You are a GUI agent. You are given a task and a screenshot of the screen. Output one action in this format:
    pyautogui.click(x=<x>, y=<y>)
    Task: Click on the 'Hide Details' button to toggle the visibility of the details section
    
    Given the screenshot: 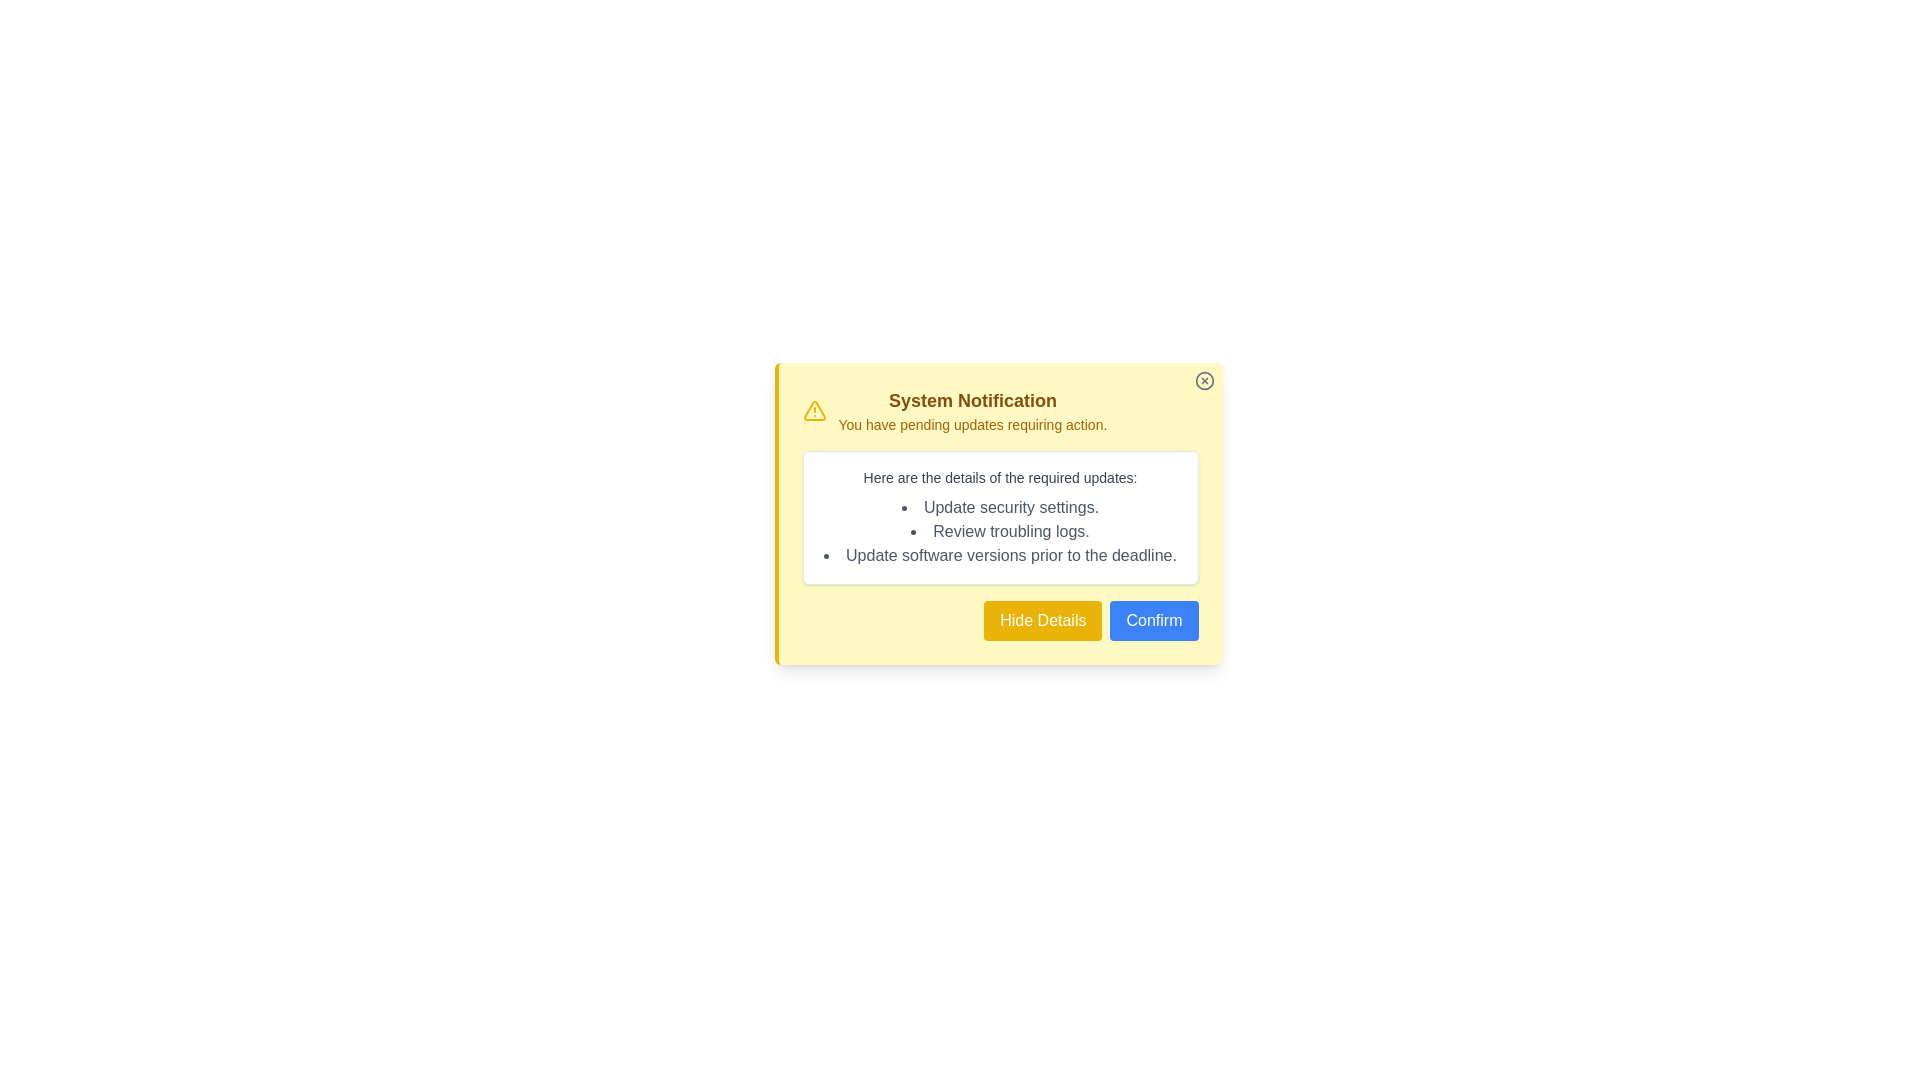 What is the action you would take?
    pyautogui.click(x=1041, y=620)
    